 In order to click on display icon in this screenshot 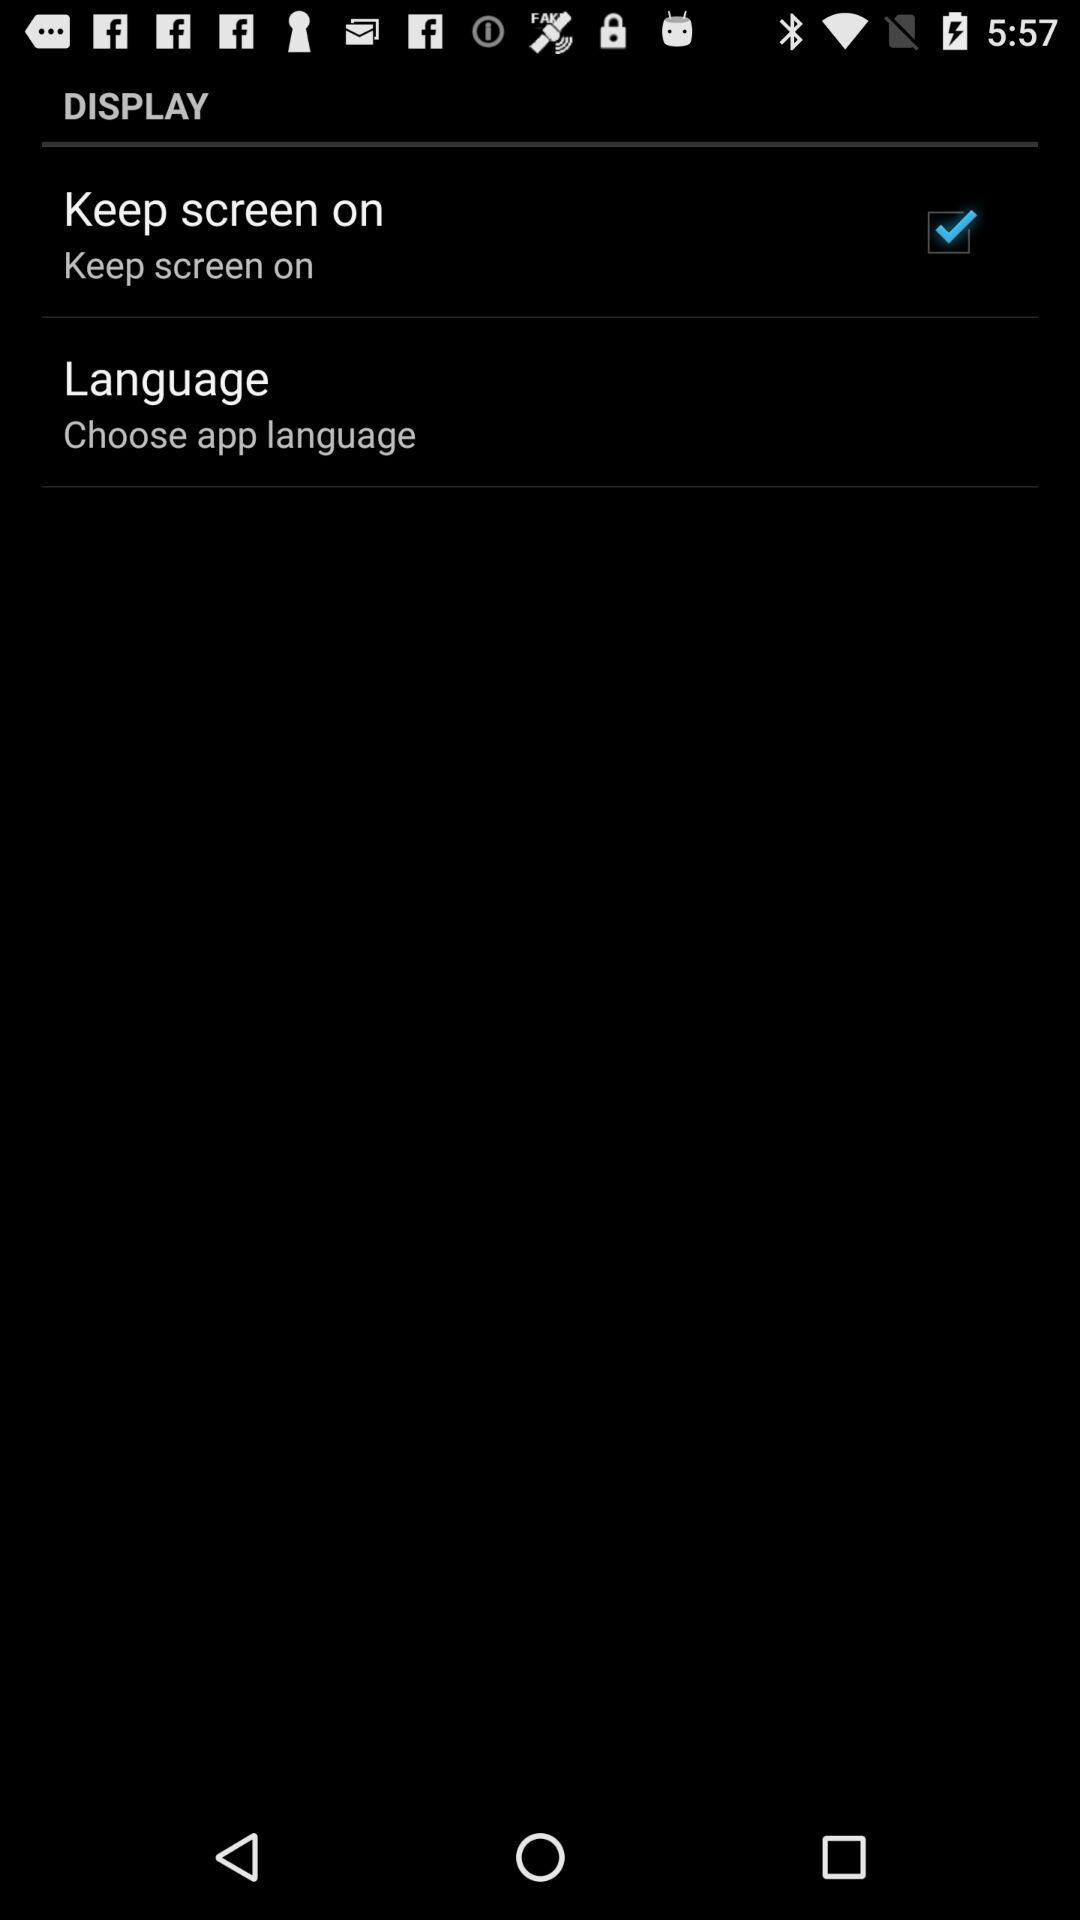, I will do `click(540, 104)`.